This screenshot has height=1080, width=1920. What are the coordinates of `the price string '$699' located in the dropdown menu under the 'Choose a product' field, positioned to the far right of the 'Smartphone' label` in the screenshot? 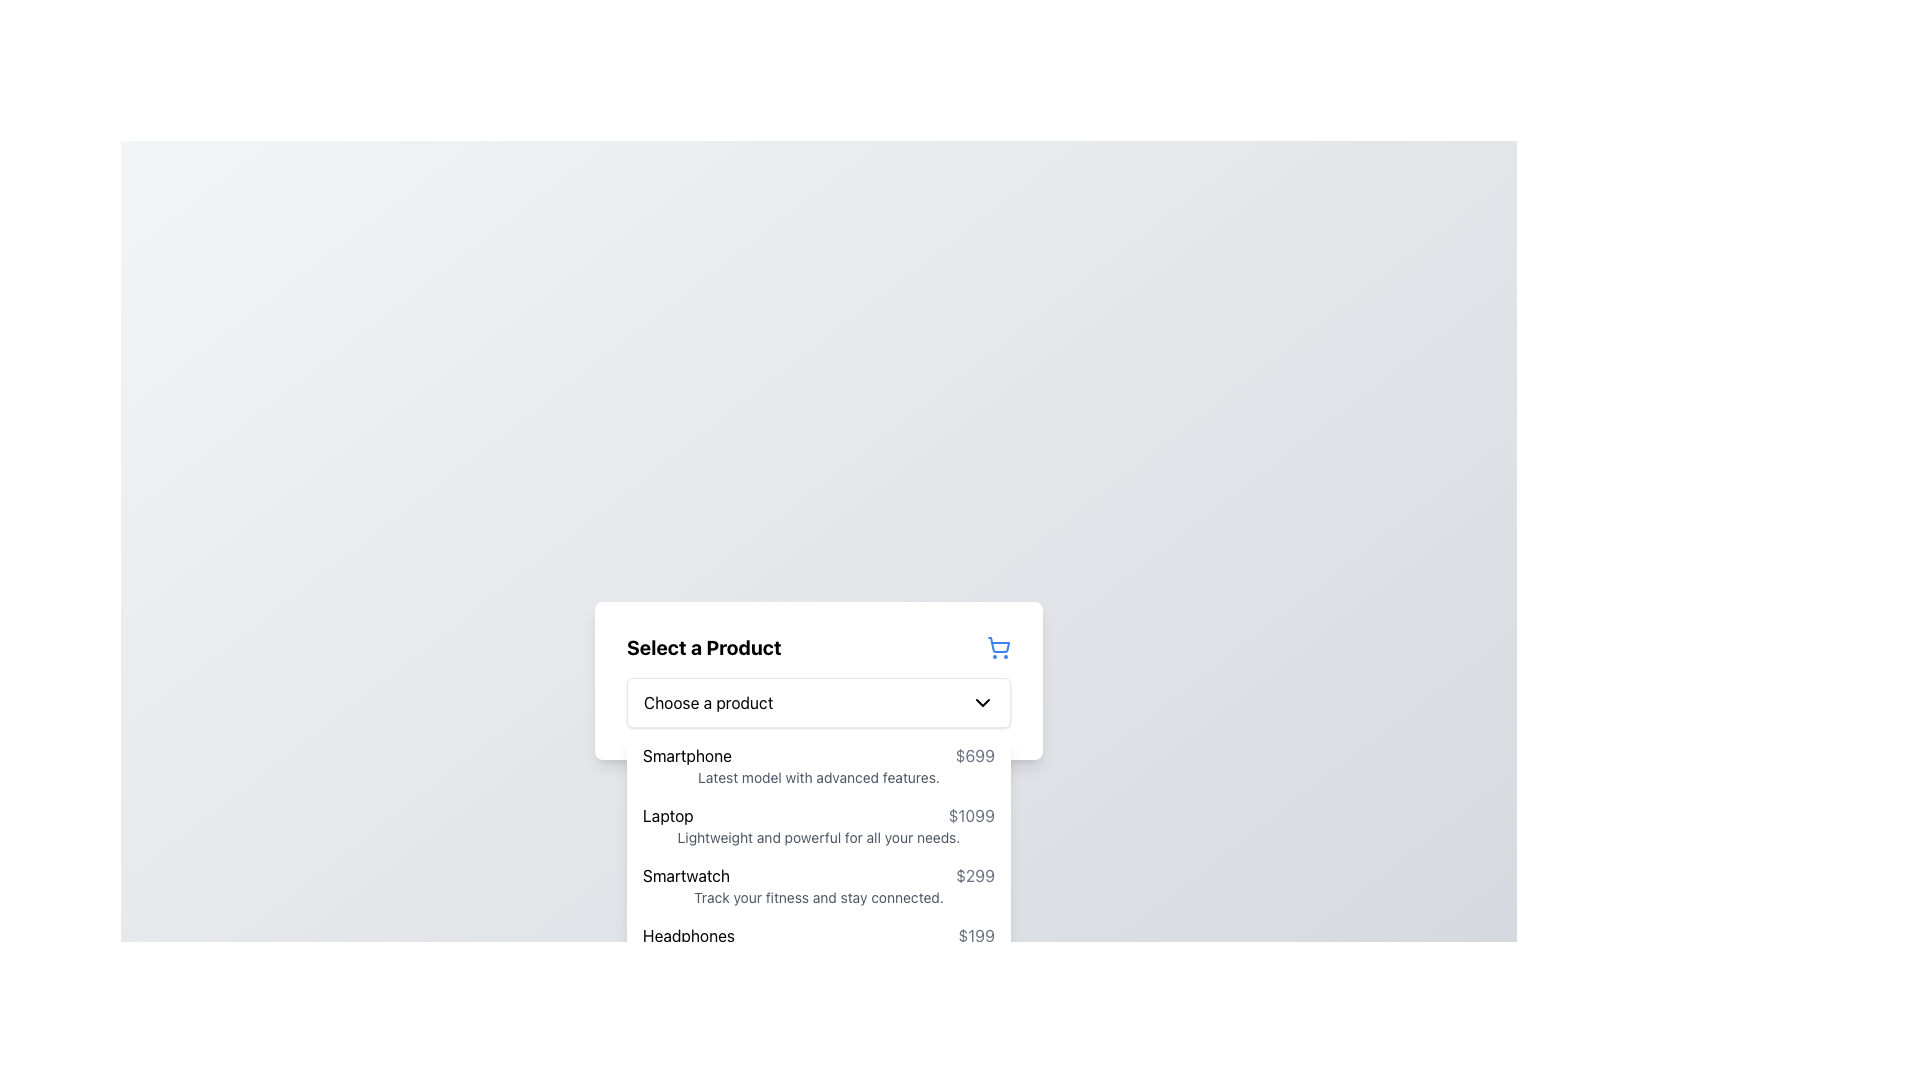 It's located at (975, 756).